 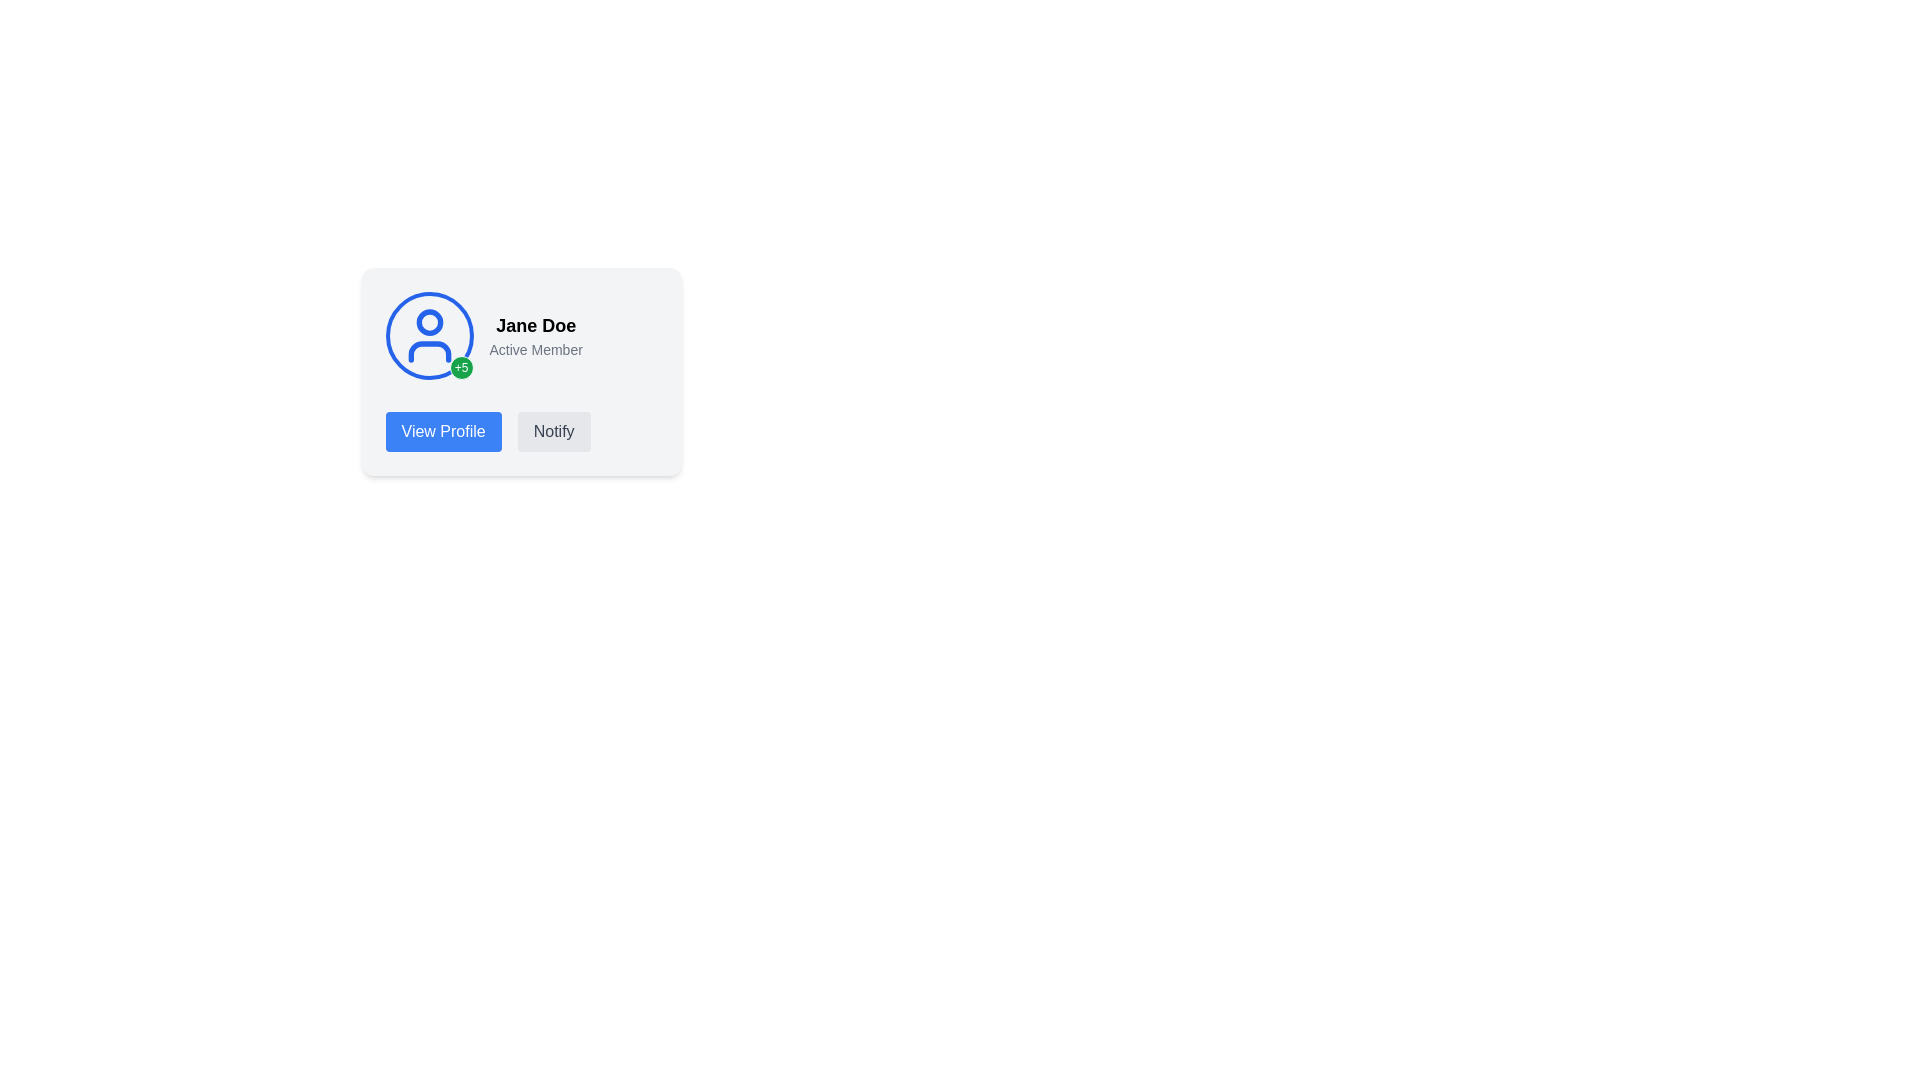 I want to click on the Card Component, so click(x=521, y=440).